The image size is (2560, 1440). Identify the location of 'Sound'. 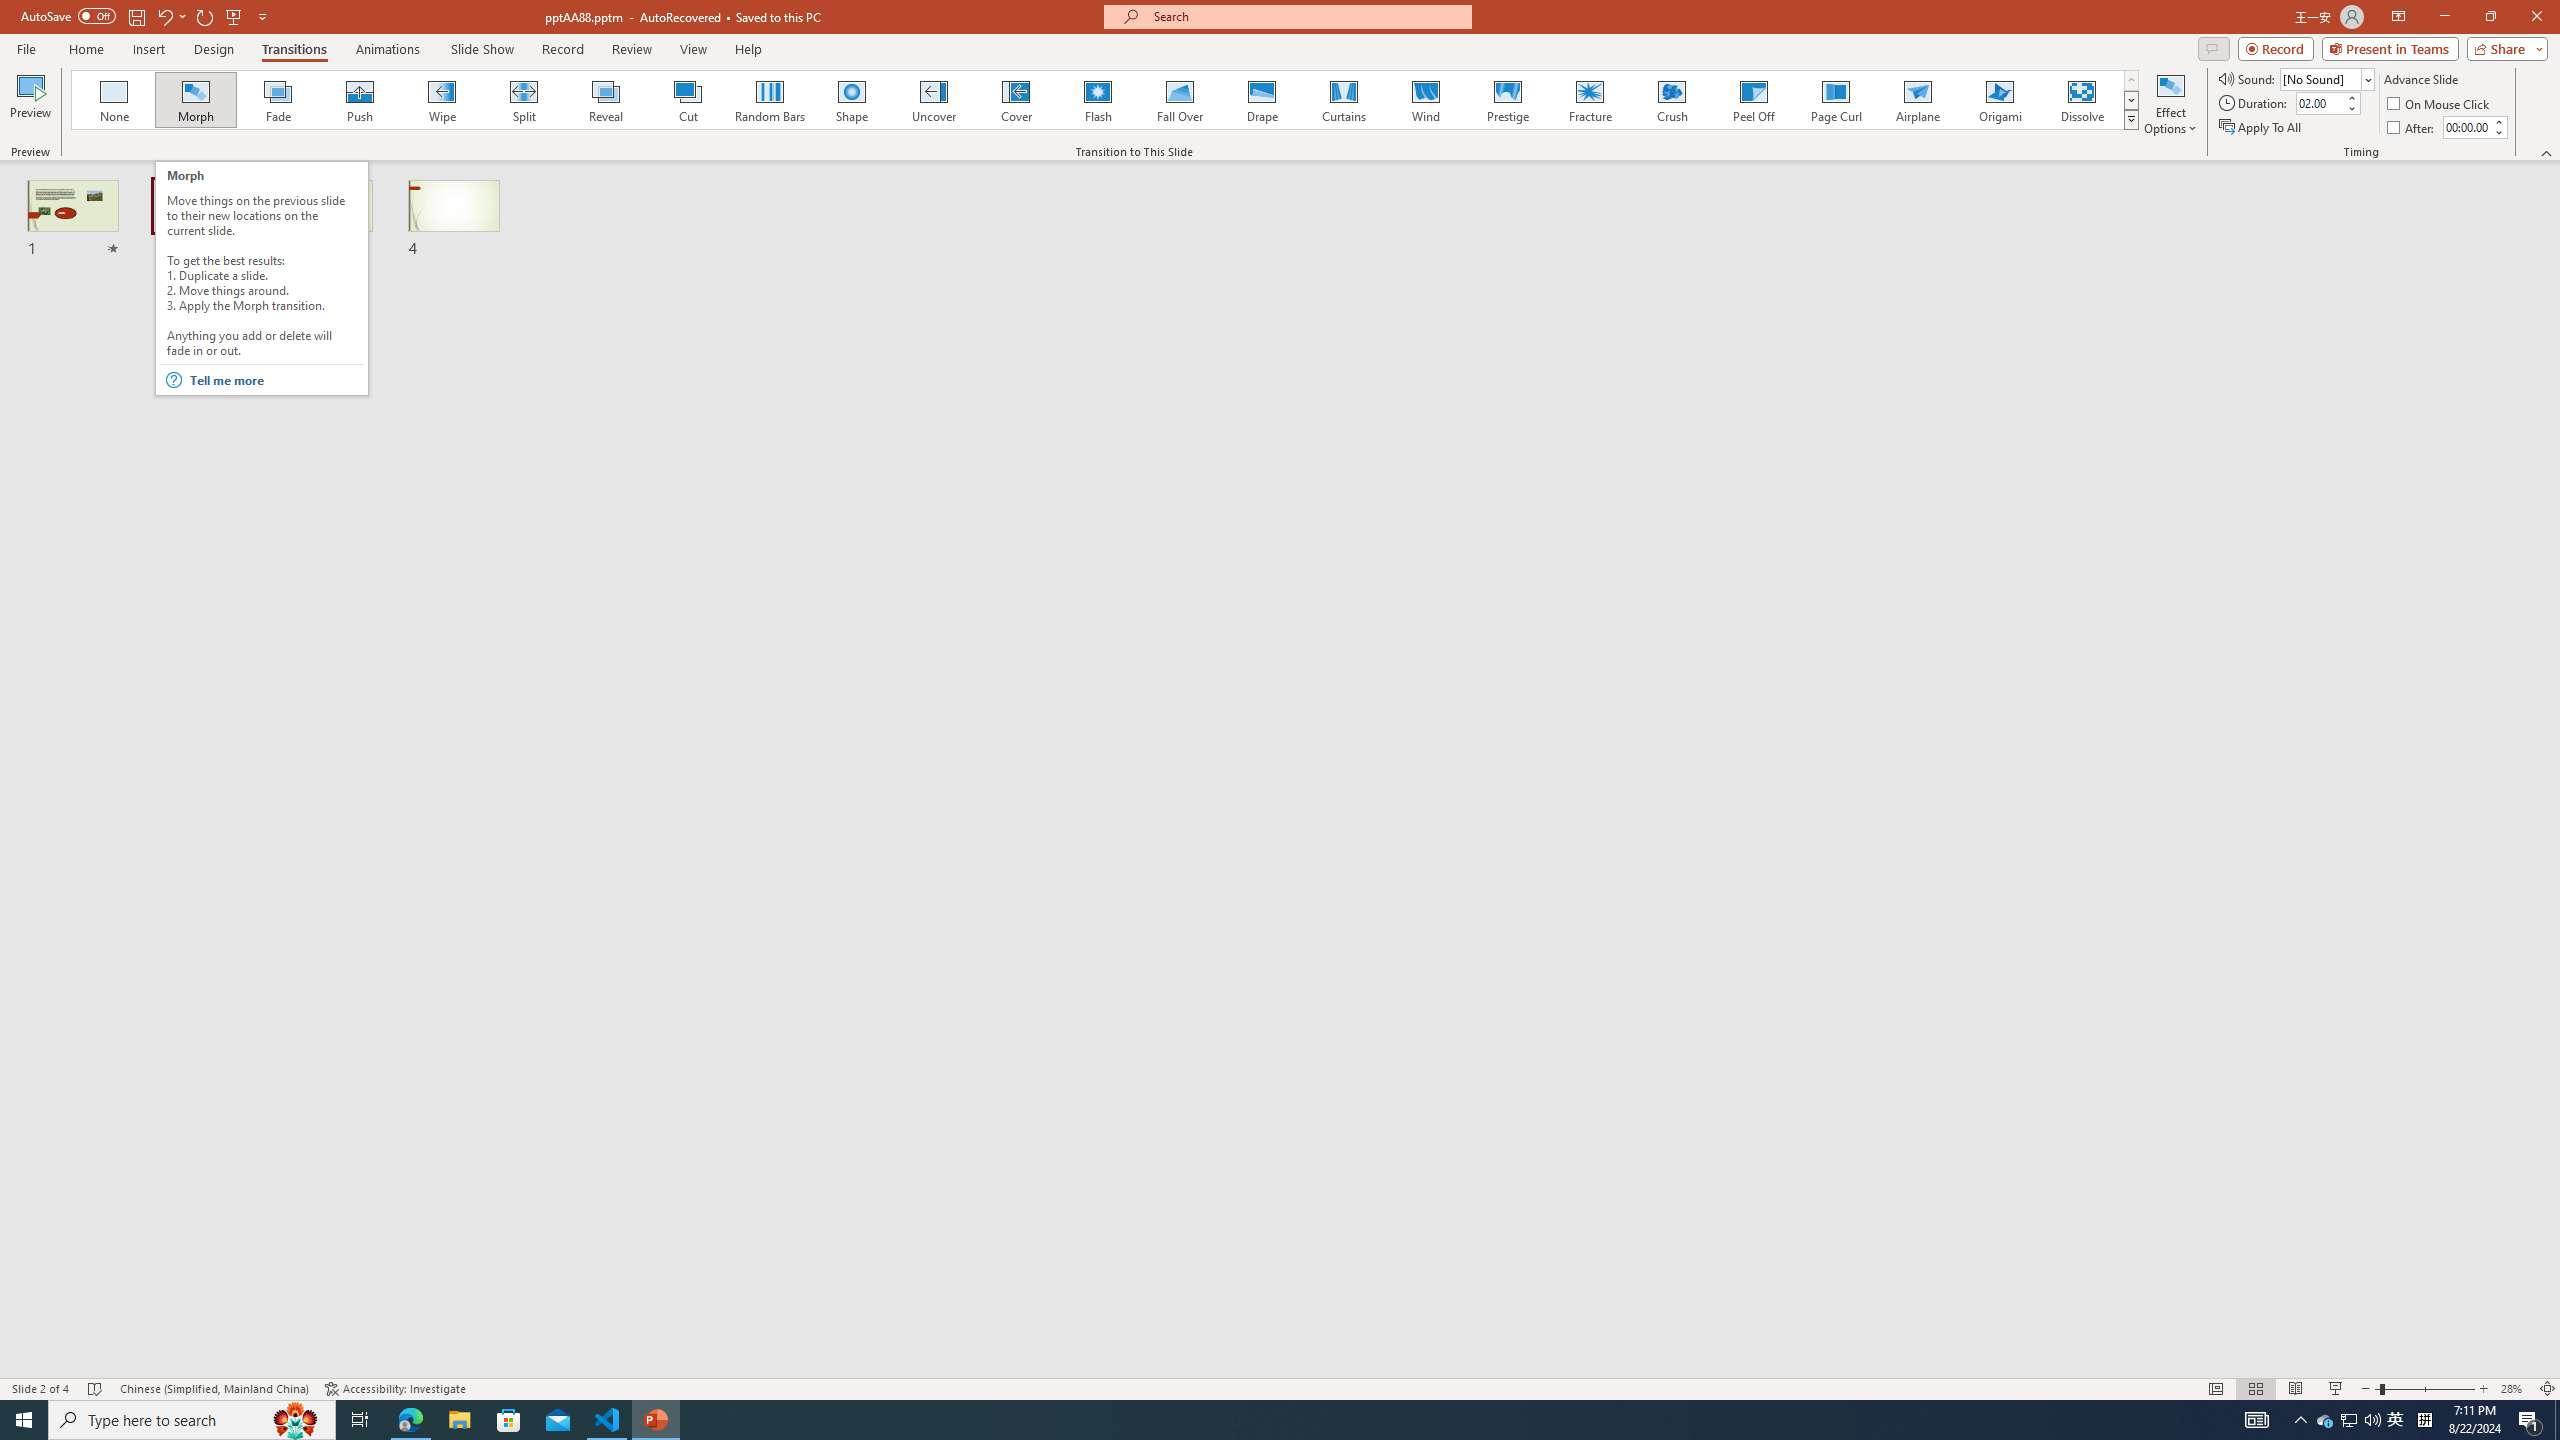
(2327, 78).